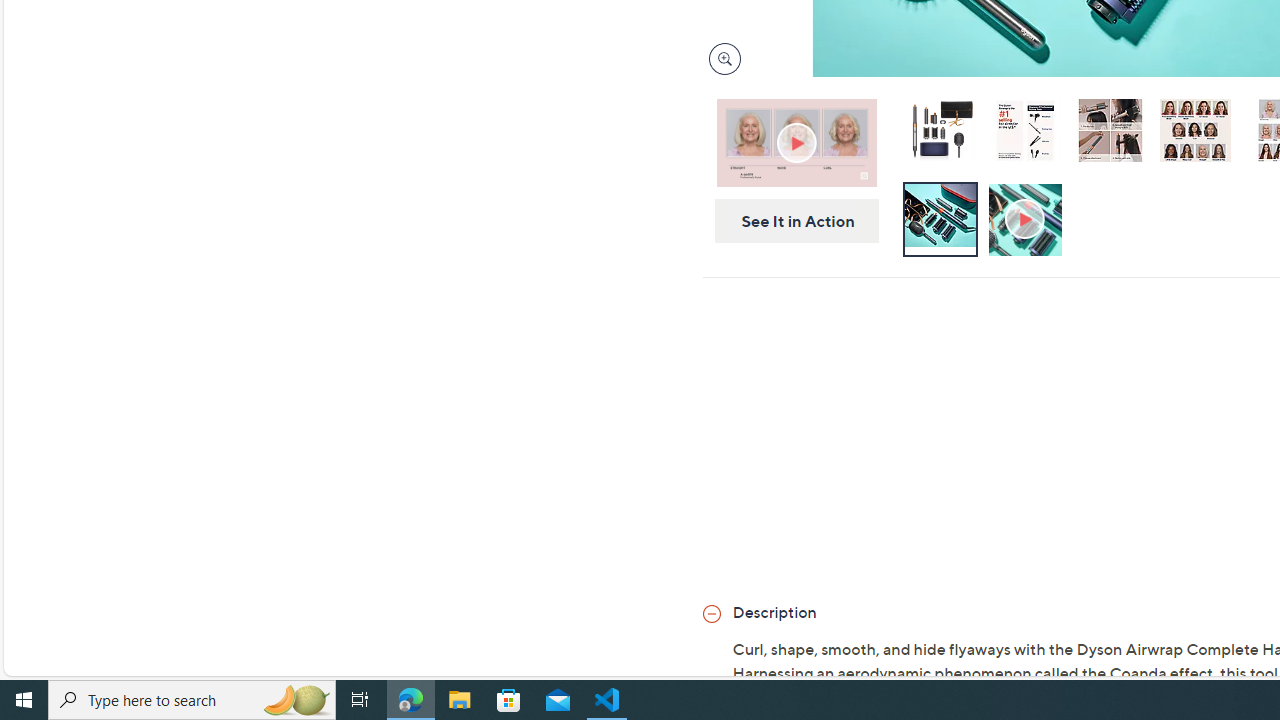  What do you see at coordinates (294, 698) in the screenshot?
I see `'Search highlights icon opens search home window'` at bounding box center [294, 698].